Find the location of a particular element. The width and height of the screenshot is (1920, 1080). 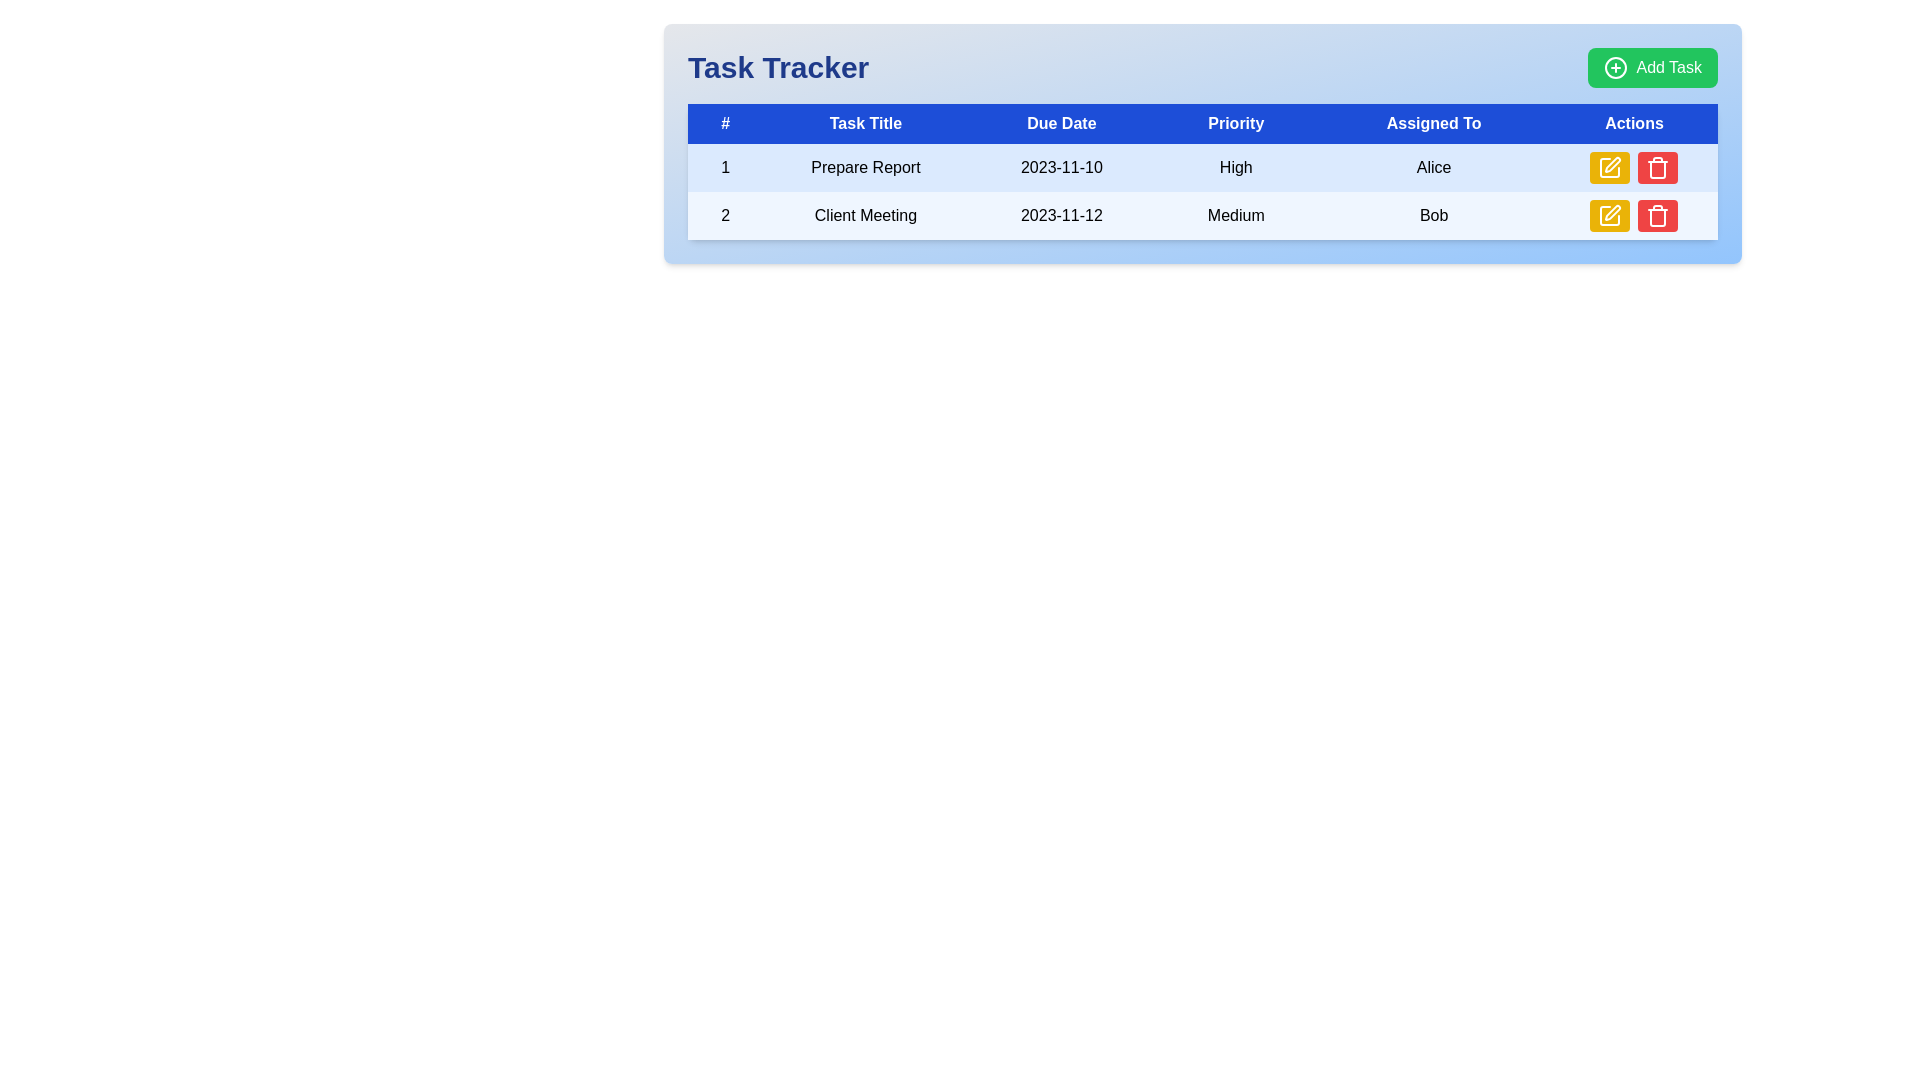

the 'edit' icon in the 'Actions' cell of the second row in the task table is located at coordinates (1610, 167).